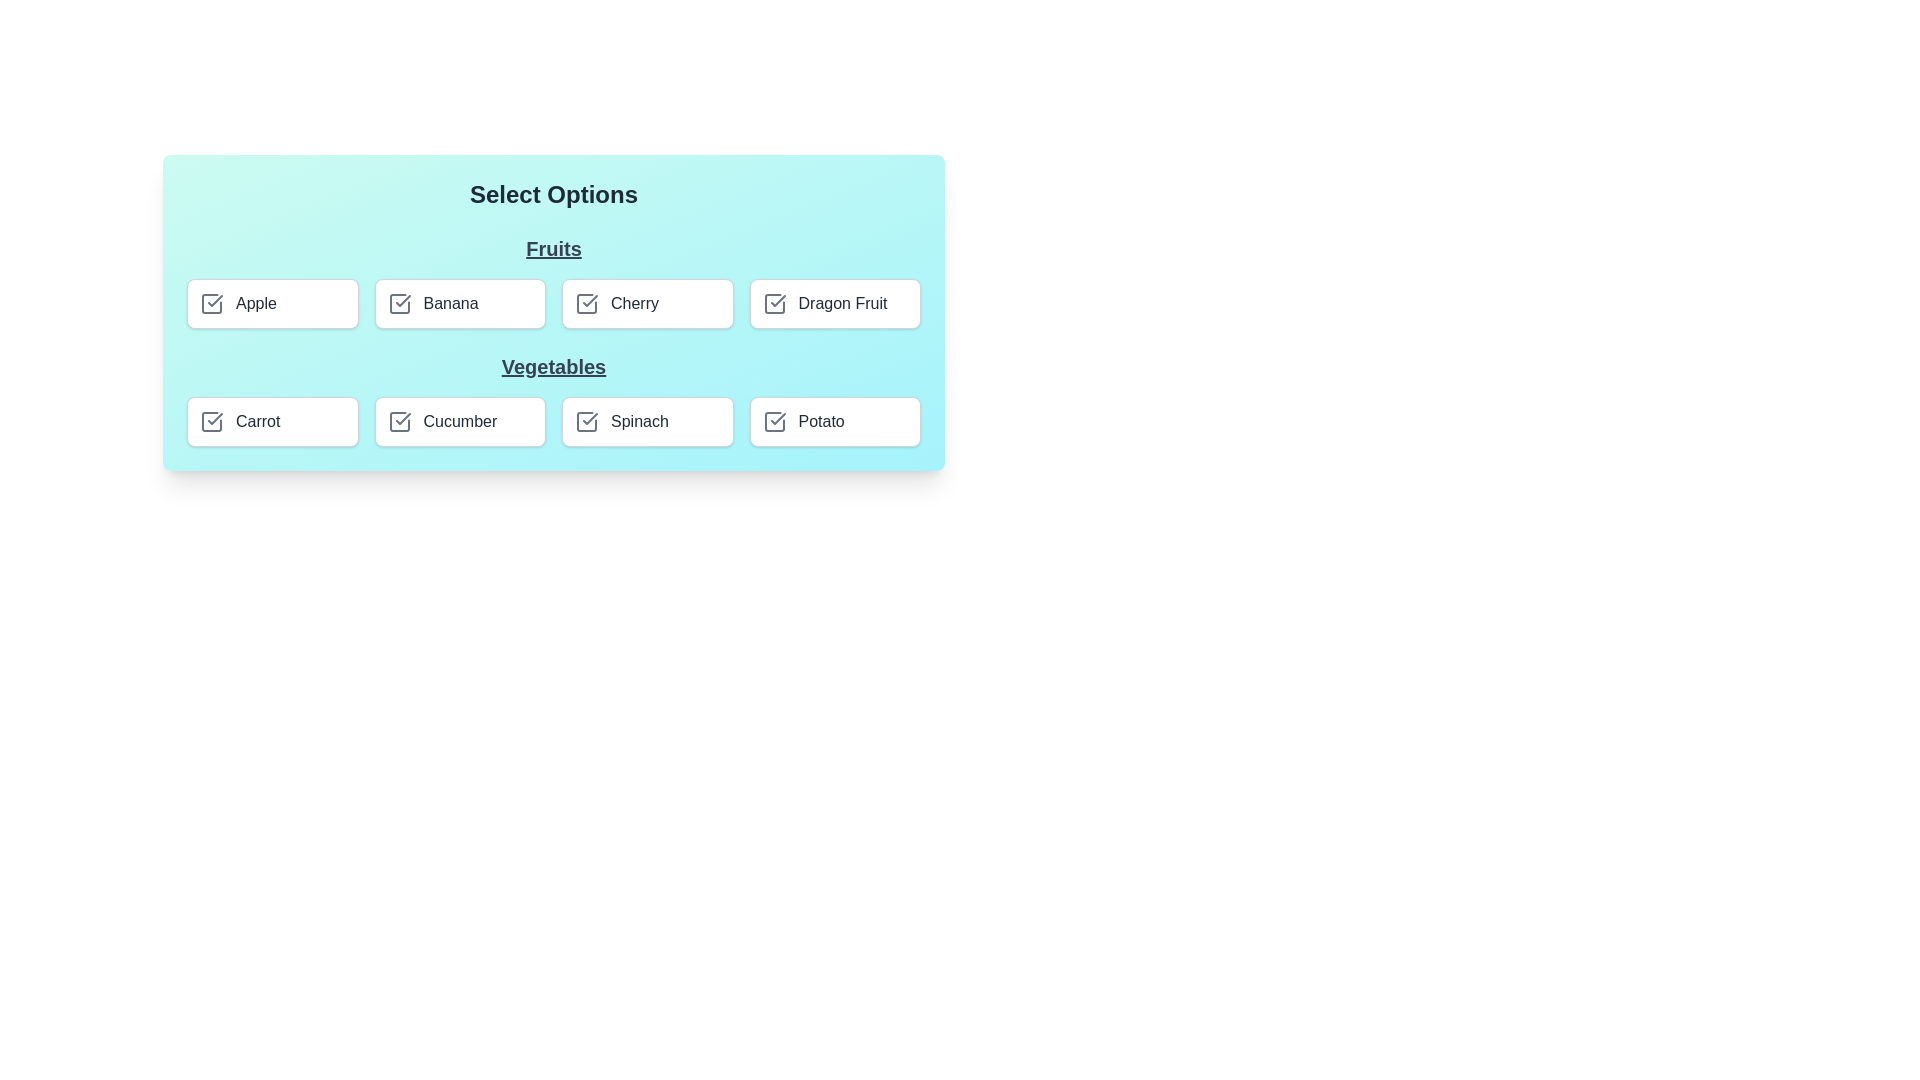 The width and height of the screenshot is (1920, 1080). I want to click on the checkbox option representing 'Cucumber', so click(459, 420).